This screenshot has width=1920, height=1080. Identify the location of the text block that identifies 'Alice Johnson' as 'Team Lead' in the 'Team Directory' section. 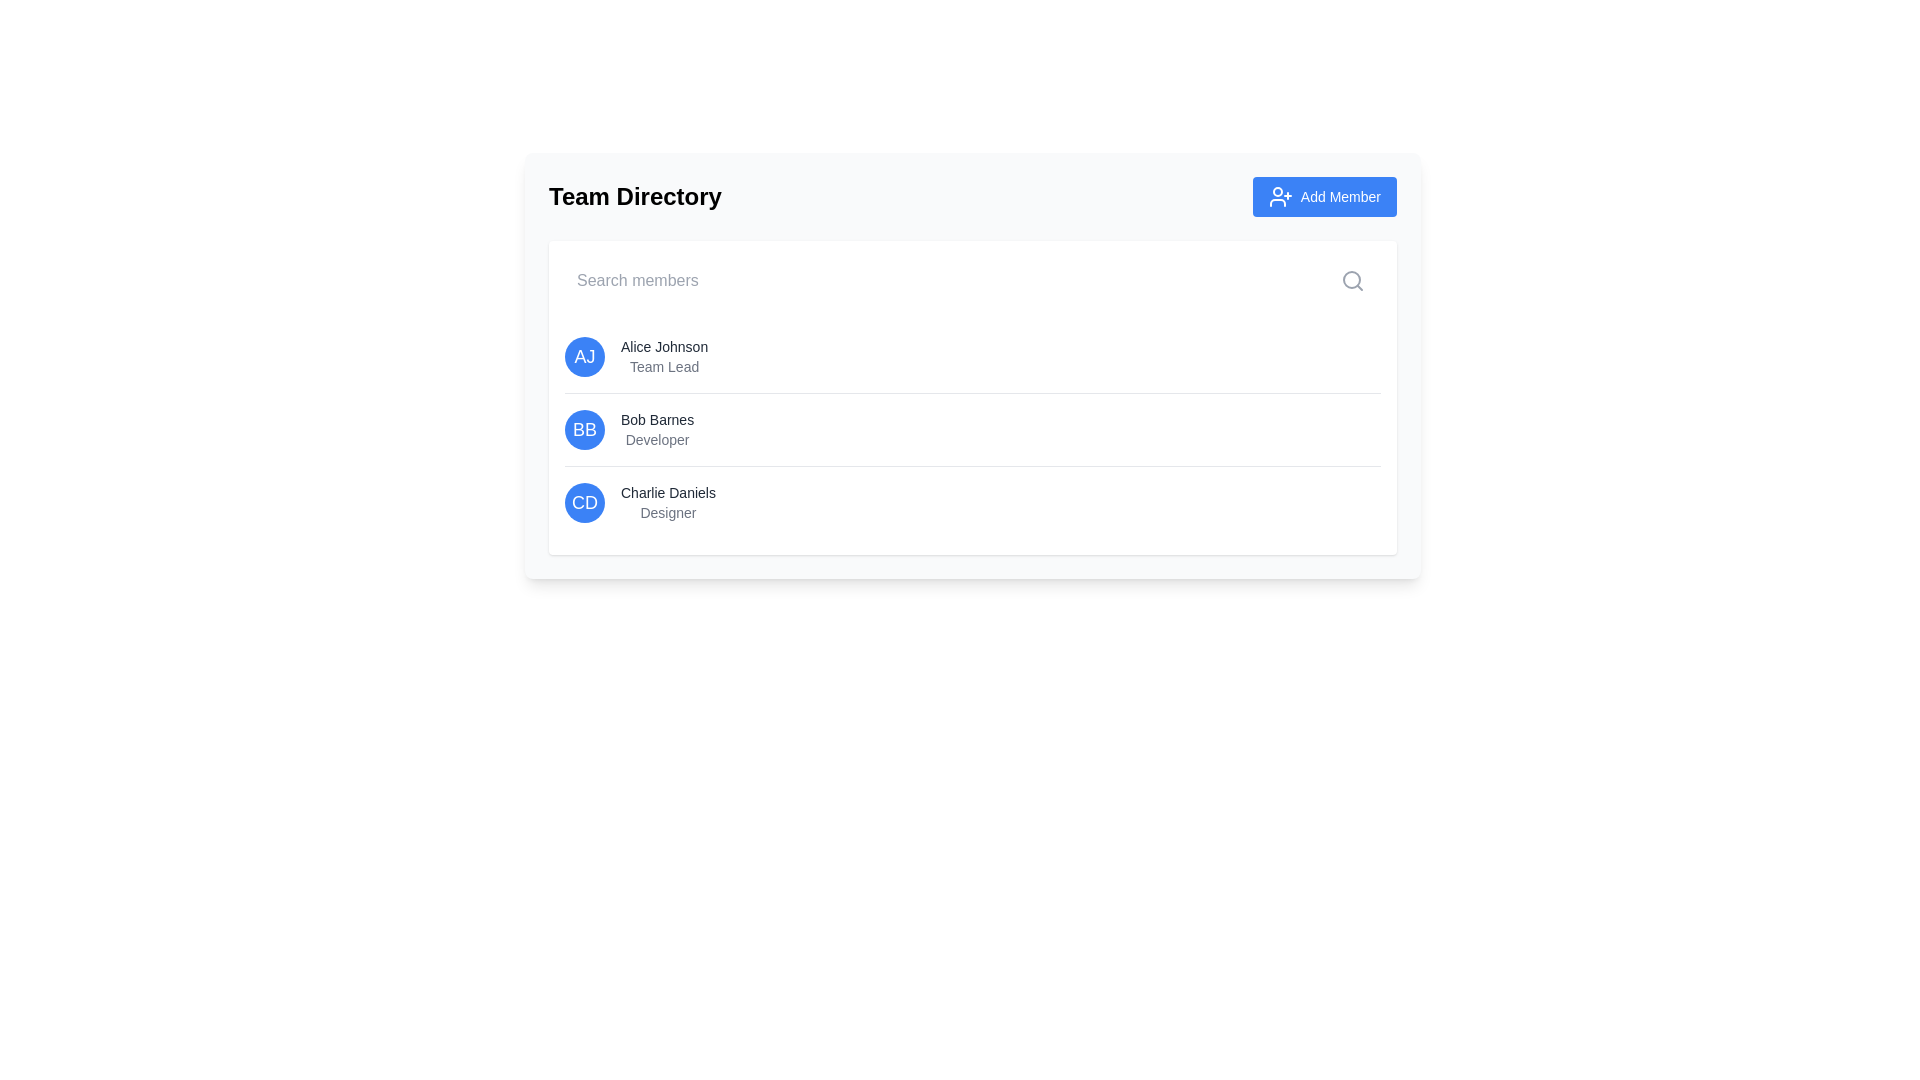
(664, 356).